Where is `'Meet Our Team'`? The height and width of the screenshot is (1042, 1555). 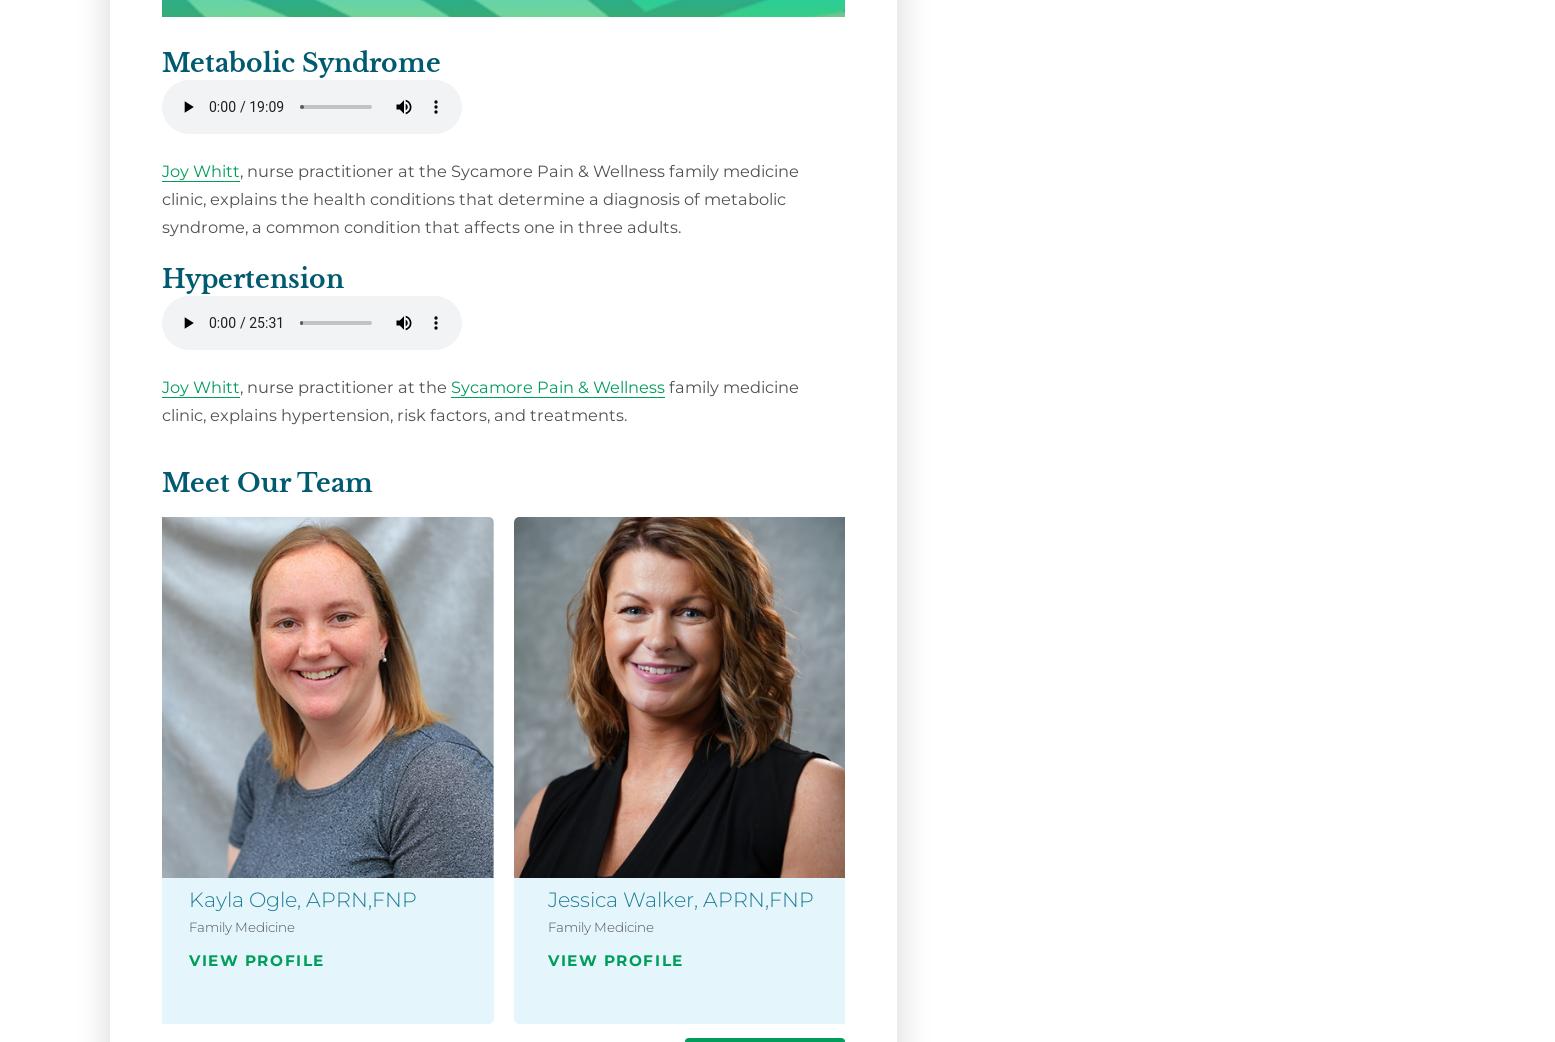 'Meet Our Team' is located at coordinates (267, 482).